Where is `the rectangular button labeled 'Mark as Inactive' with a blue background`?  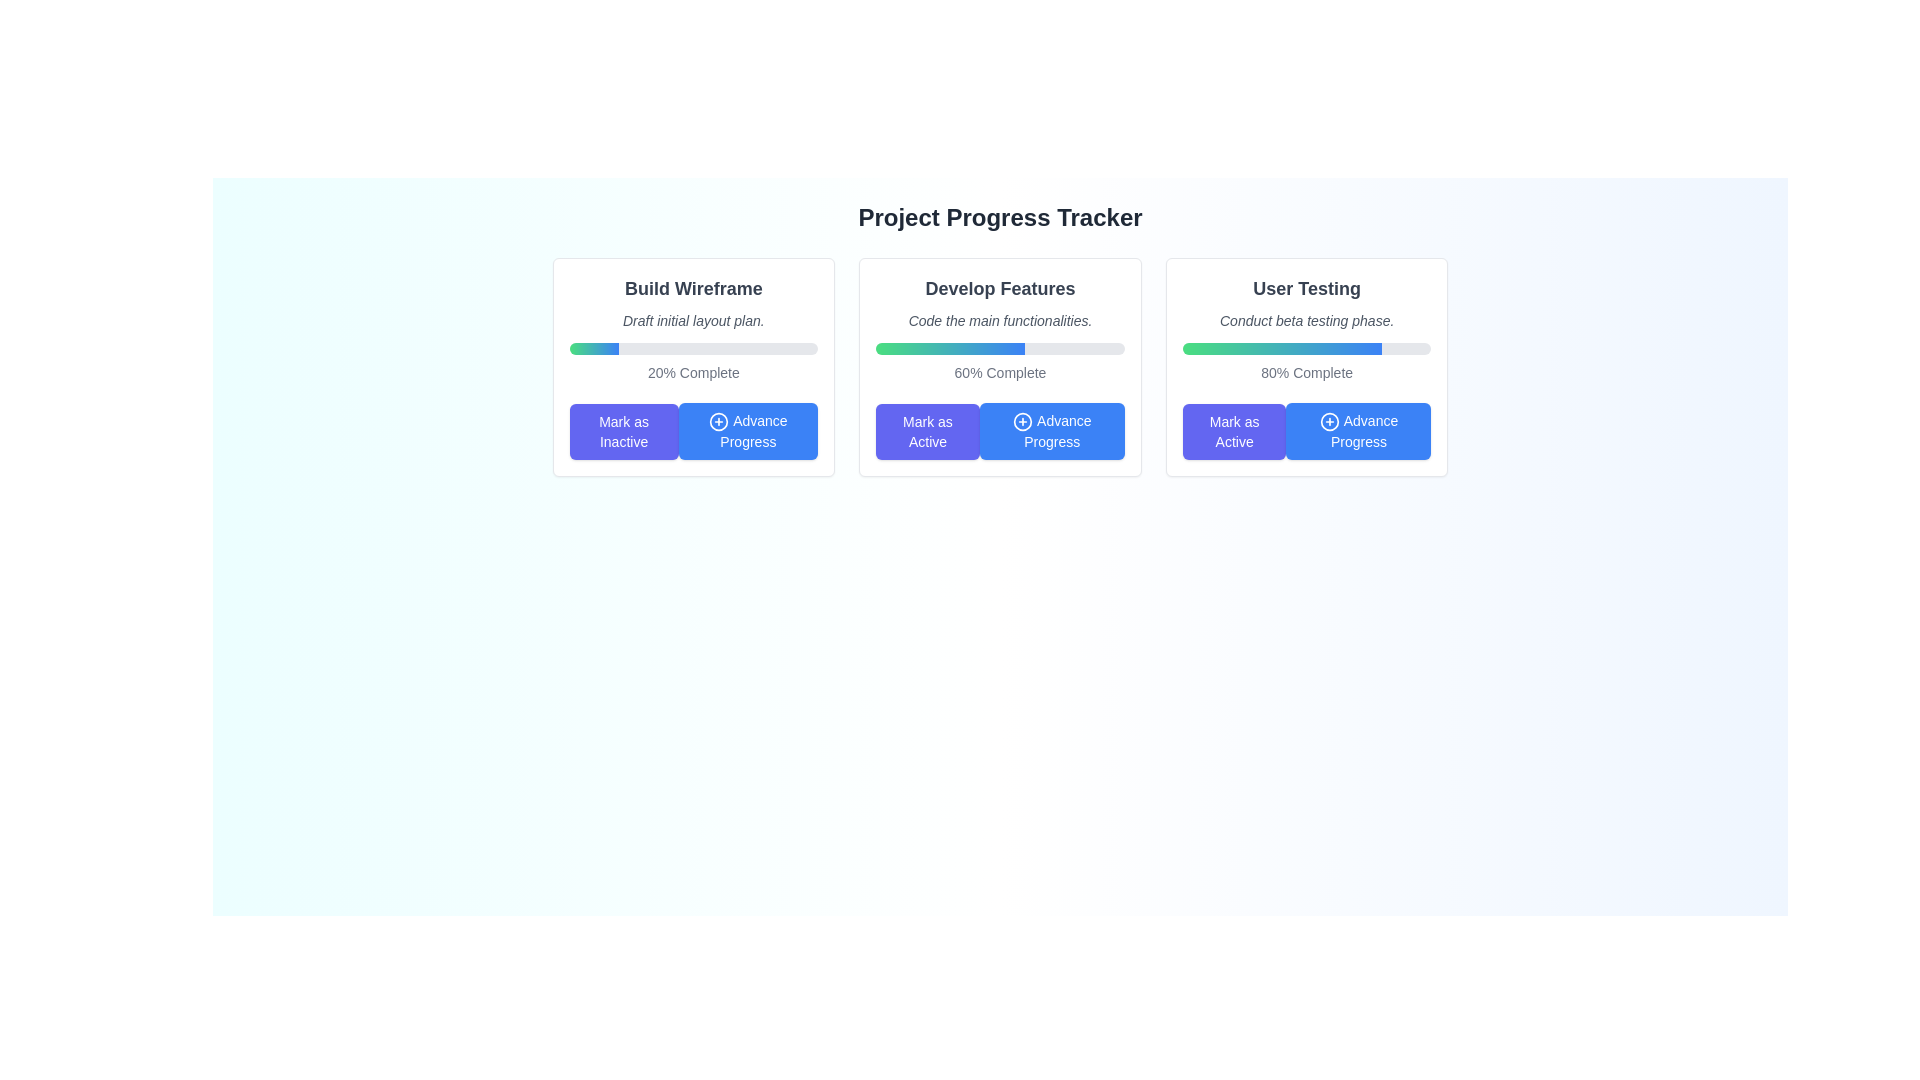 the rectangular button labeled 'Mark as Inactive' with a blue background is located at coordinates (623, 430).